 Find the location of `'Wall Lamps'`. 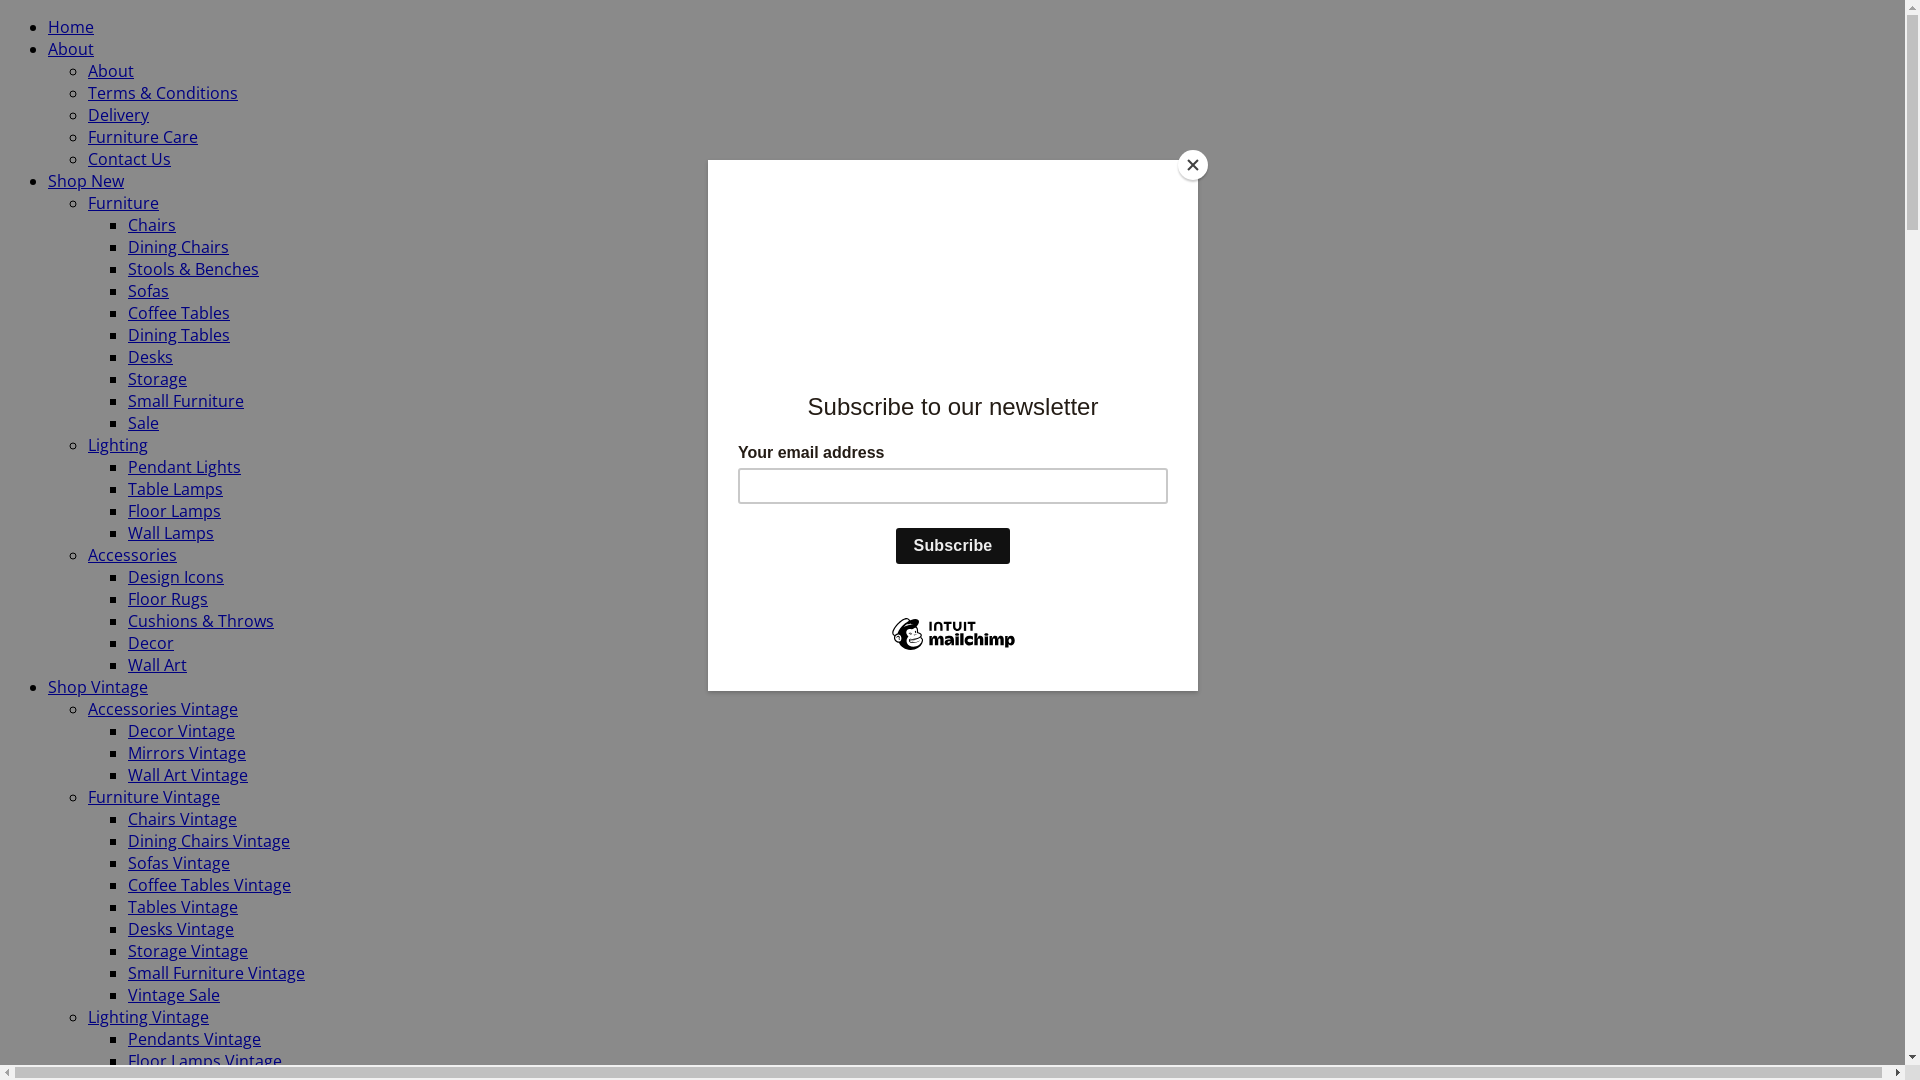

'Wall Lamps' is located at coordinates (171, 531).